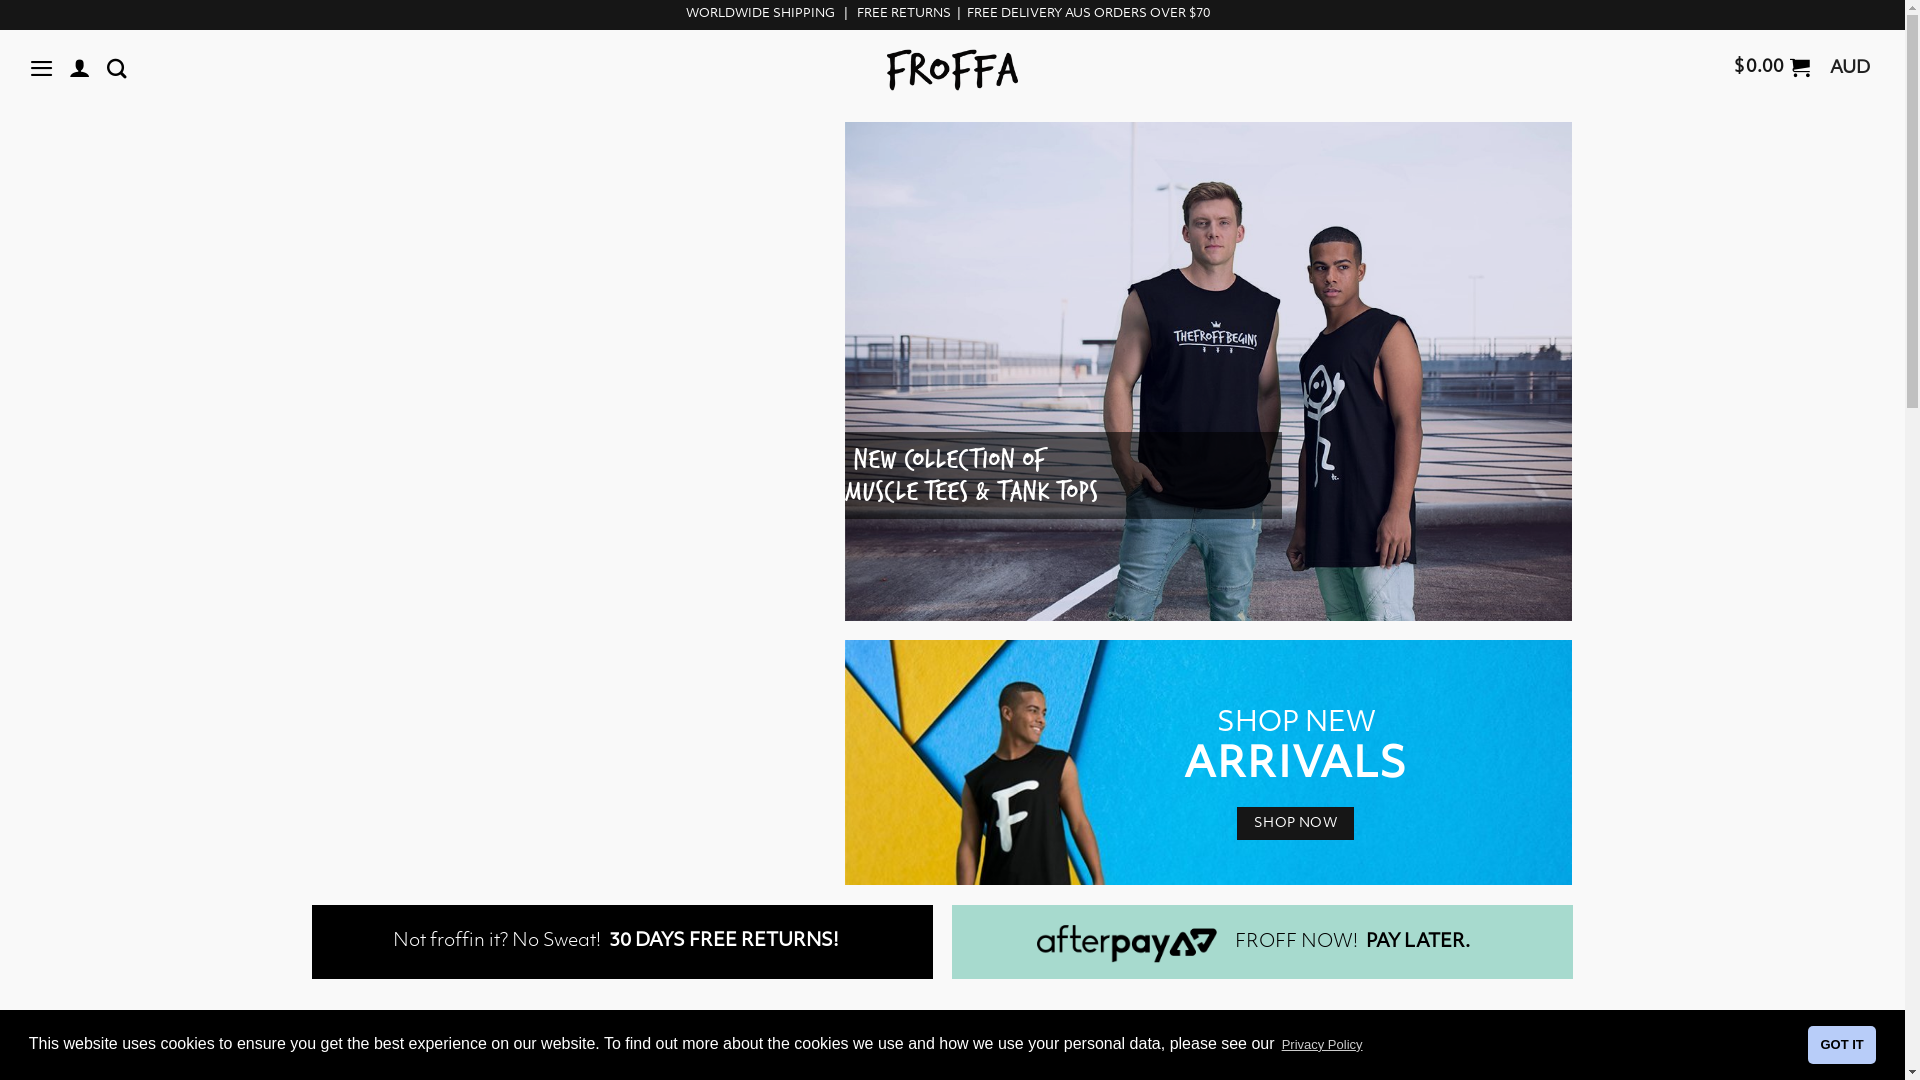 The image size is (1920, 1080). I want to click on 'FROFFA - LIKE NO OTHER', so click(951, 69).